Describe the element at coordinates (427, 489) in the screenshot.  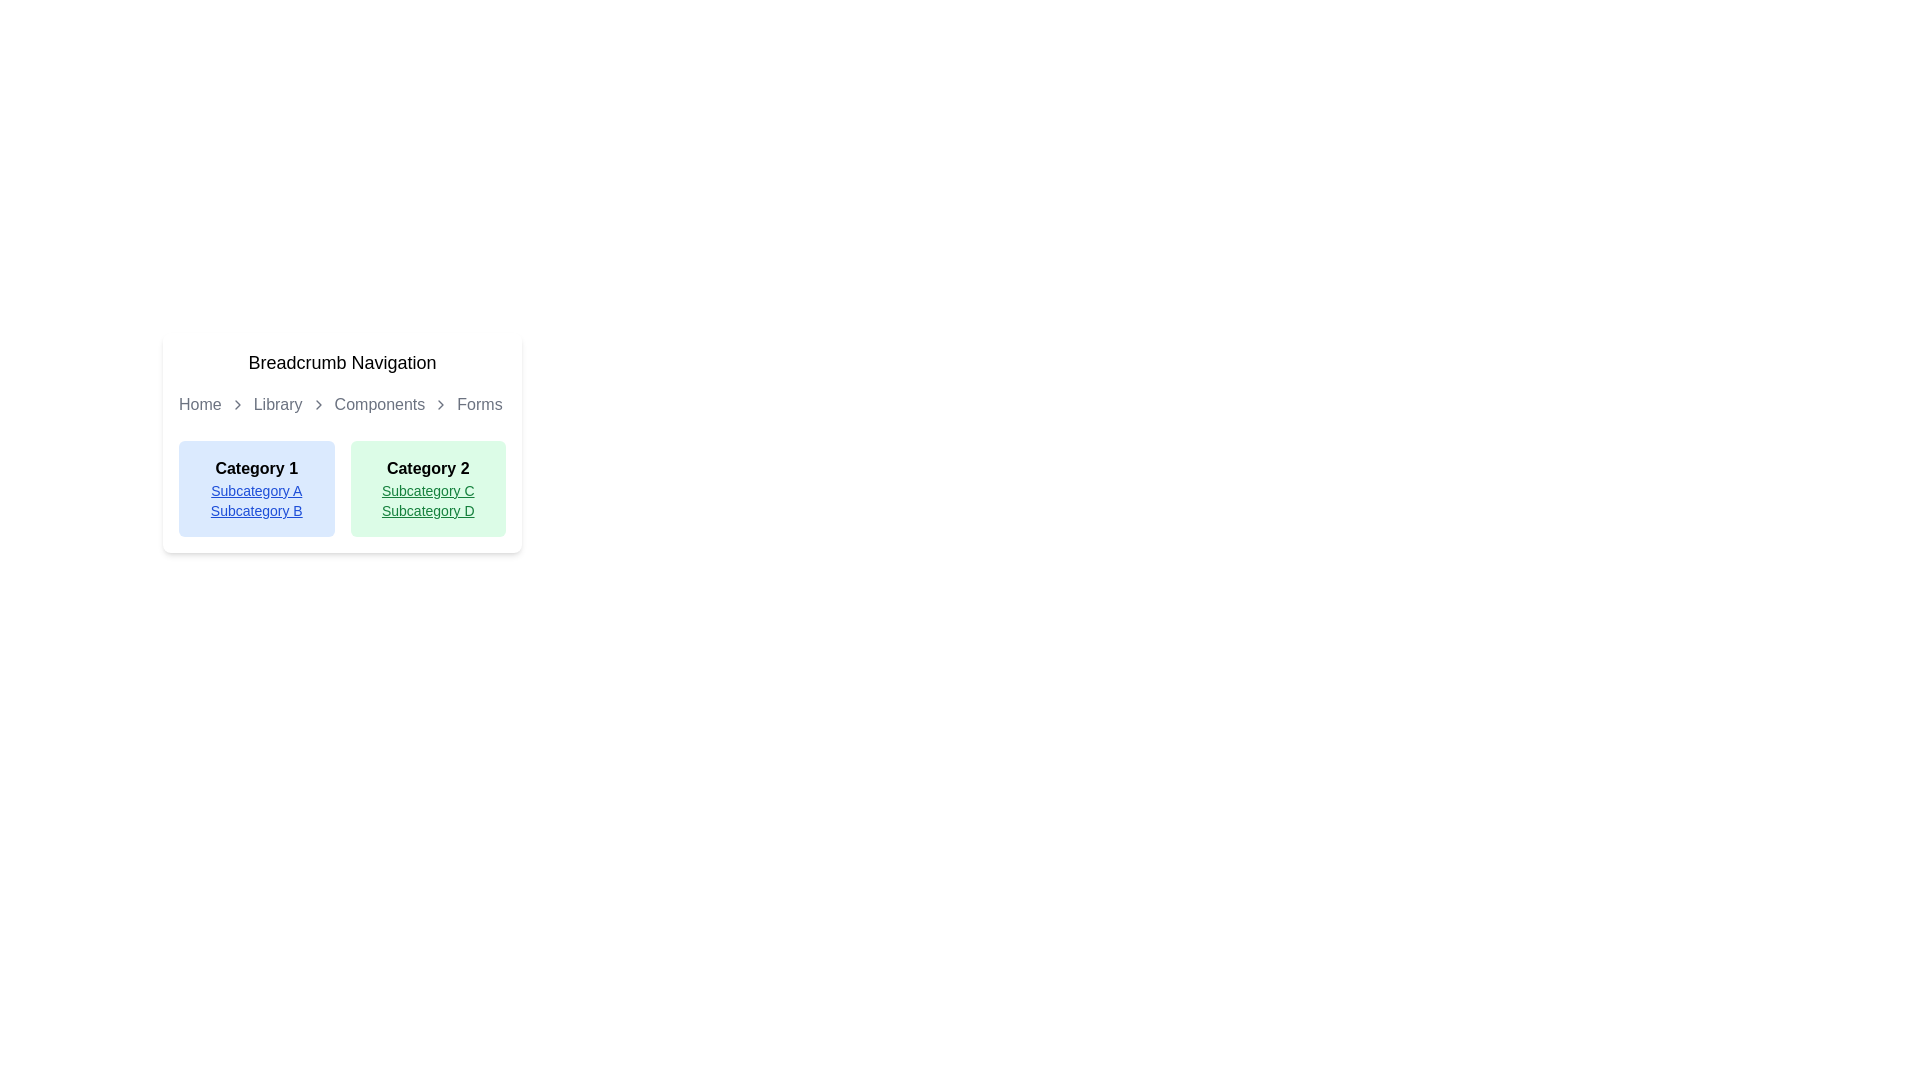
I see `the links in the category section located in the top-right cell of the grid layout, adjacent to 'Category 1'` at that location.